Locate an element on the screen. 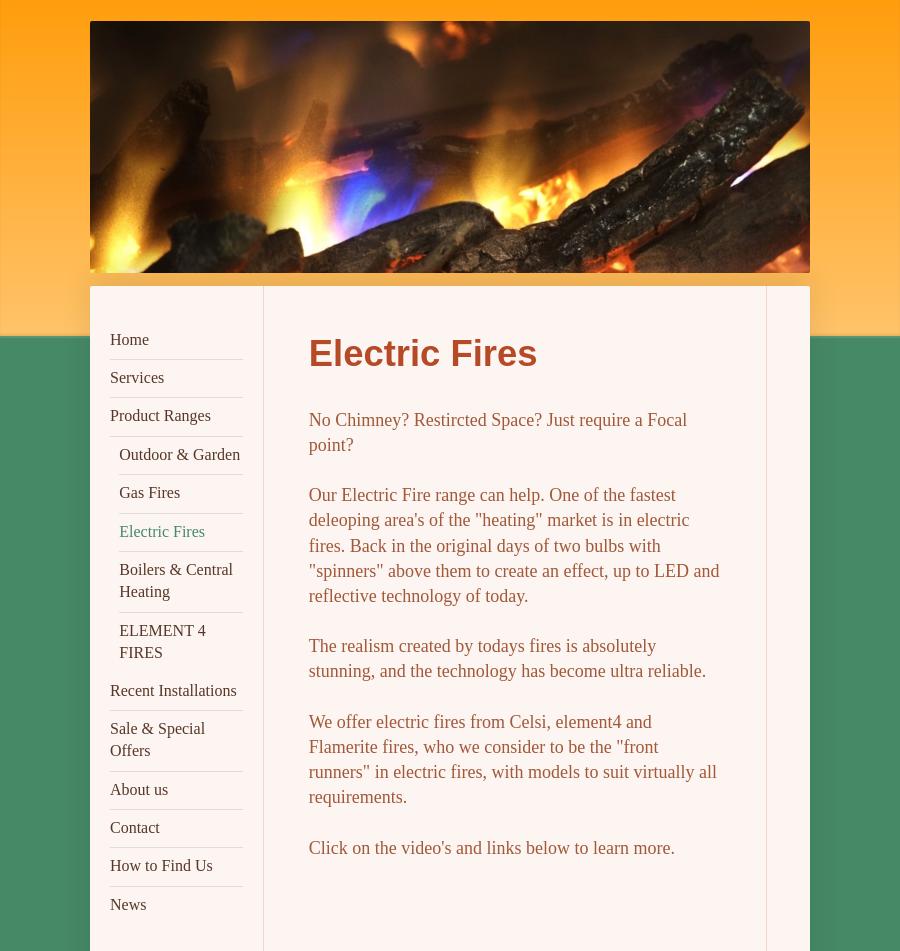 Image resolution: width=900 pixels, height=951 pixels. 'Gas Fires' is located at coordinates (149, 491).